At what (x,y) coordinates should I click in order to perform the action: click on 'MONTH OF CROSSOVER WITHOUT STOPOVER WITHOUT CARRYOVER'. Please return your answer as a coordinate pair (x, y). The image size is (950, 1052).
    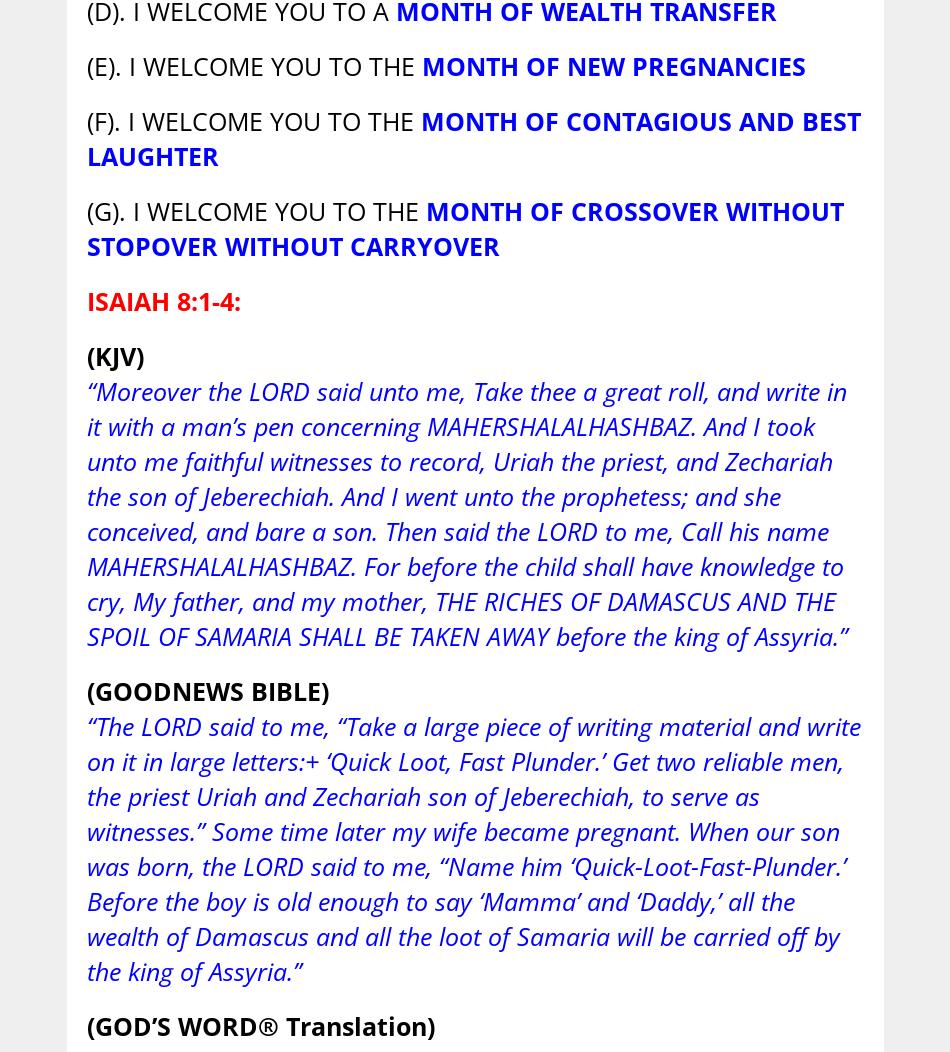
    Looking at the image, I should click on (463, 227).